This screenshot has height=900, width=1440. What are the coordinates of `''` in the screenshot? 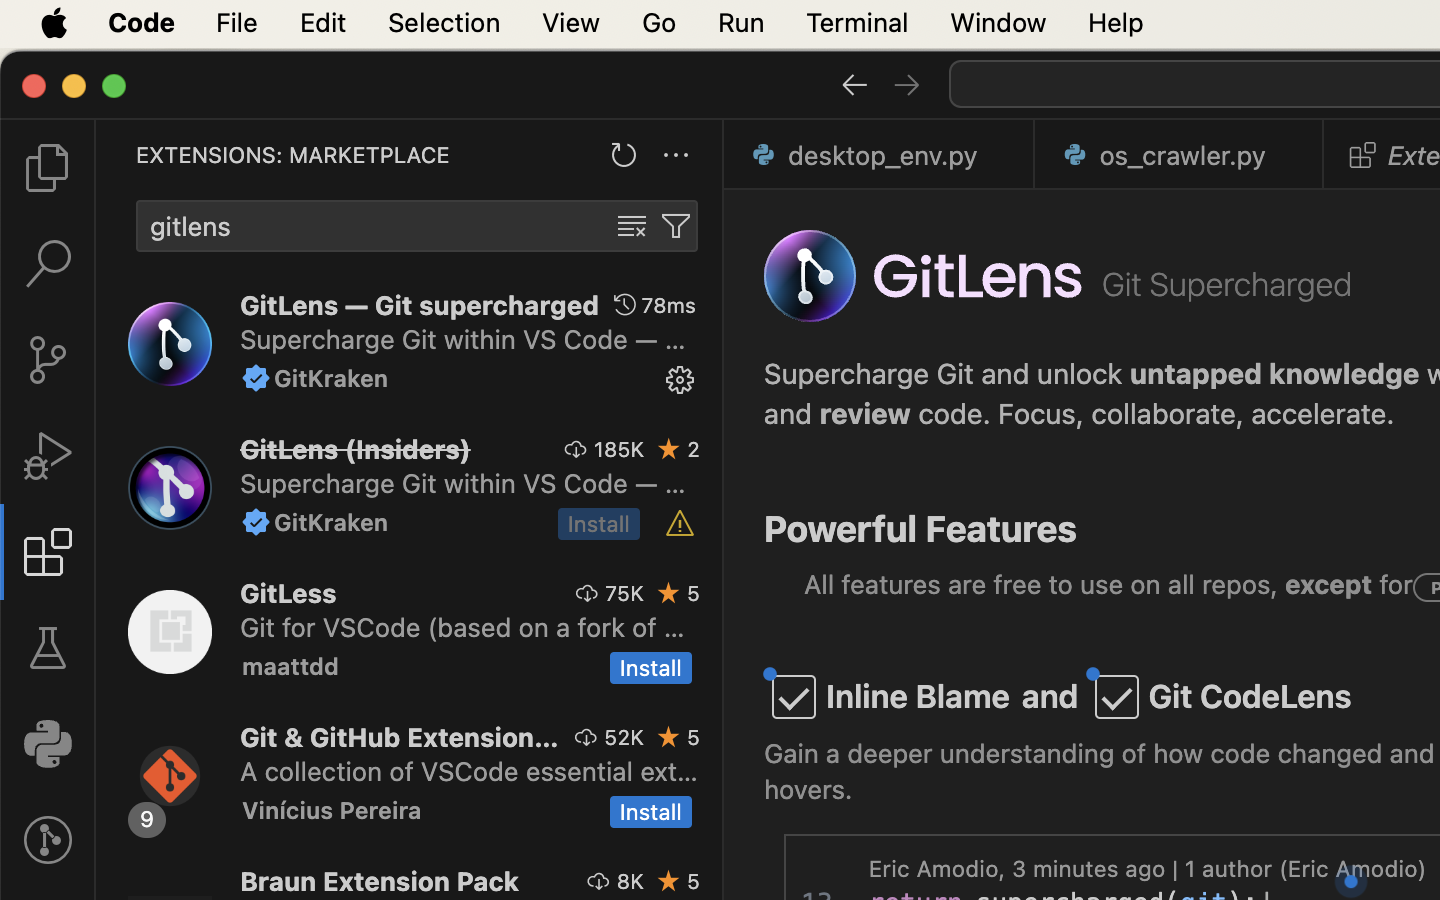 It's located at (255, 378).